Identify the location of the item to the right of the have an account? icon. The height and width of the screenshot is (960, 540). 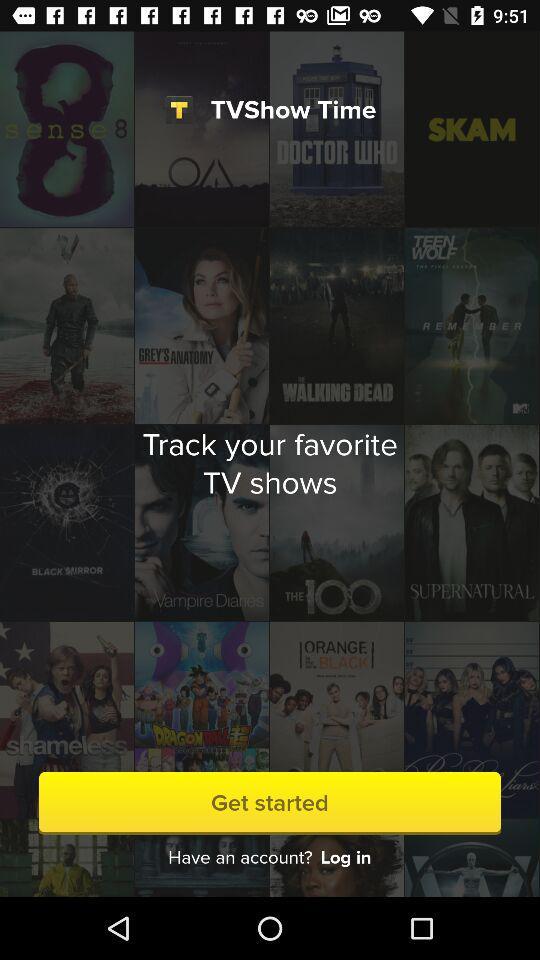
(344, 856).